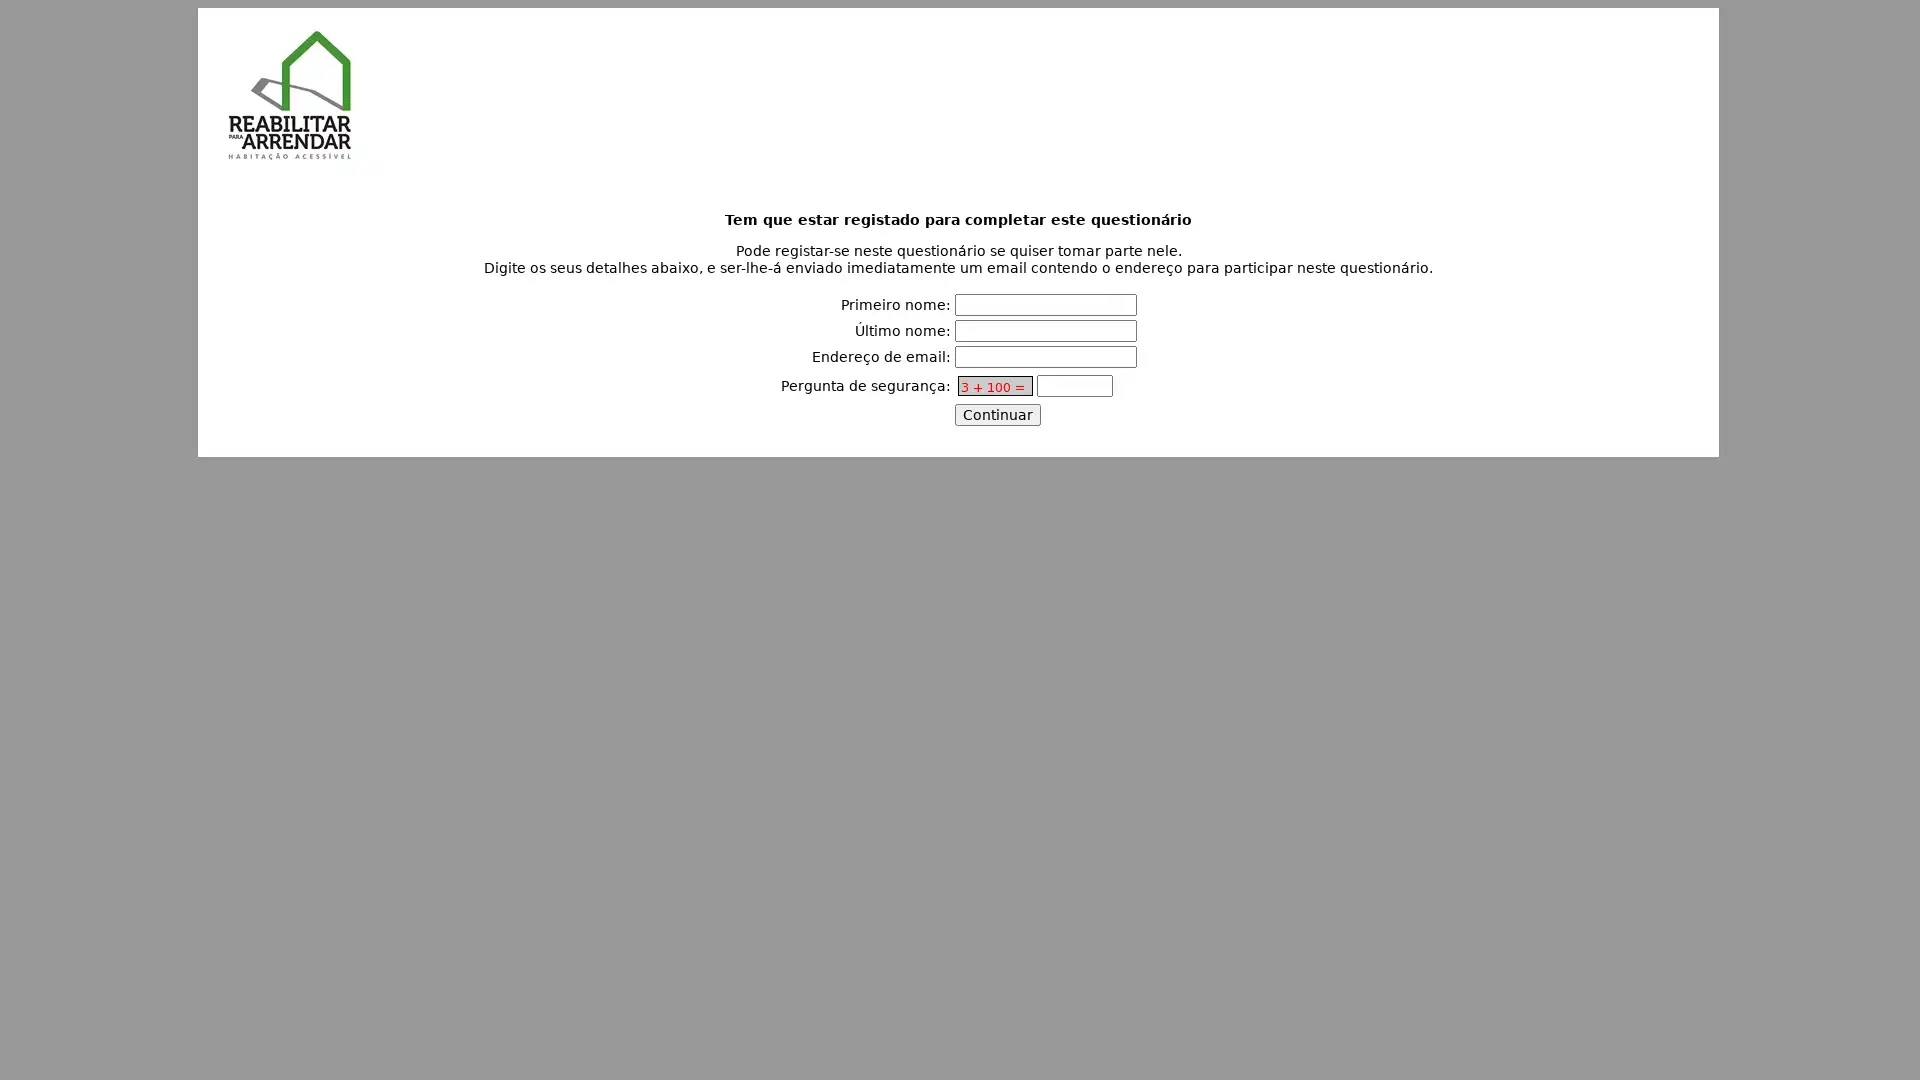  What do you see at coordinates (997, 414) in the screenshot?
I see `Continuar` at bounding box center [997, 414].